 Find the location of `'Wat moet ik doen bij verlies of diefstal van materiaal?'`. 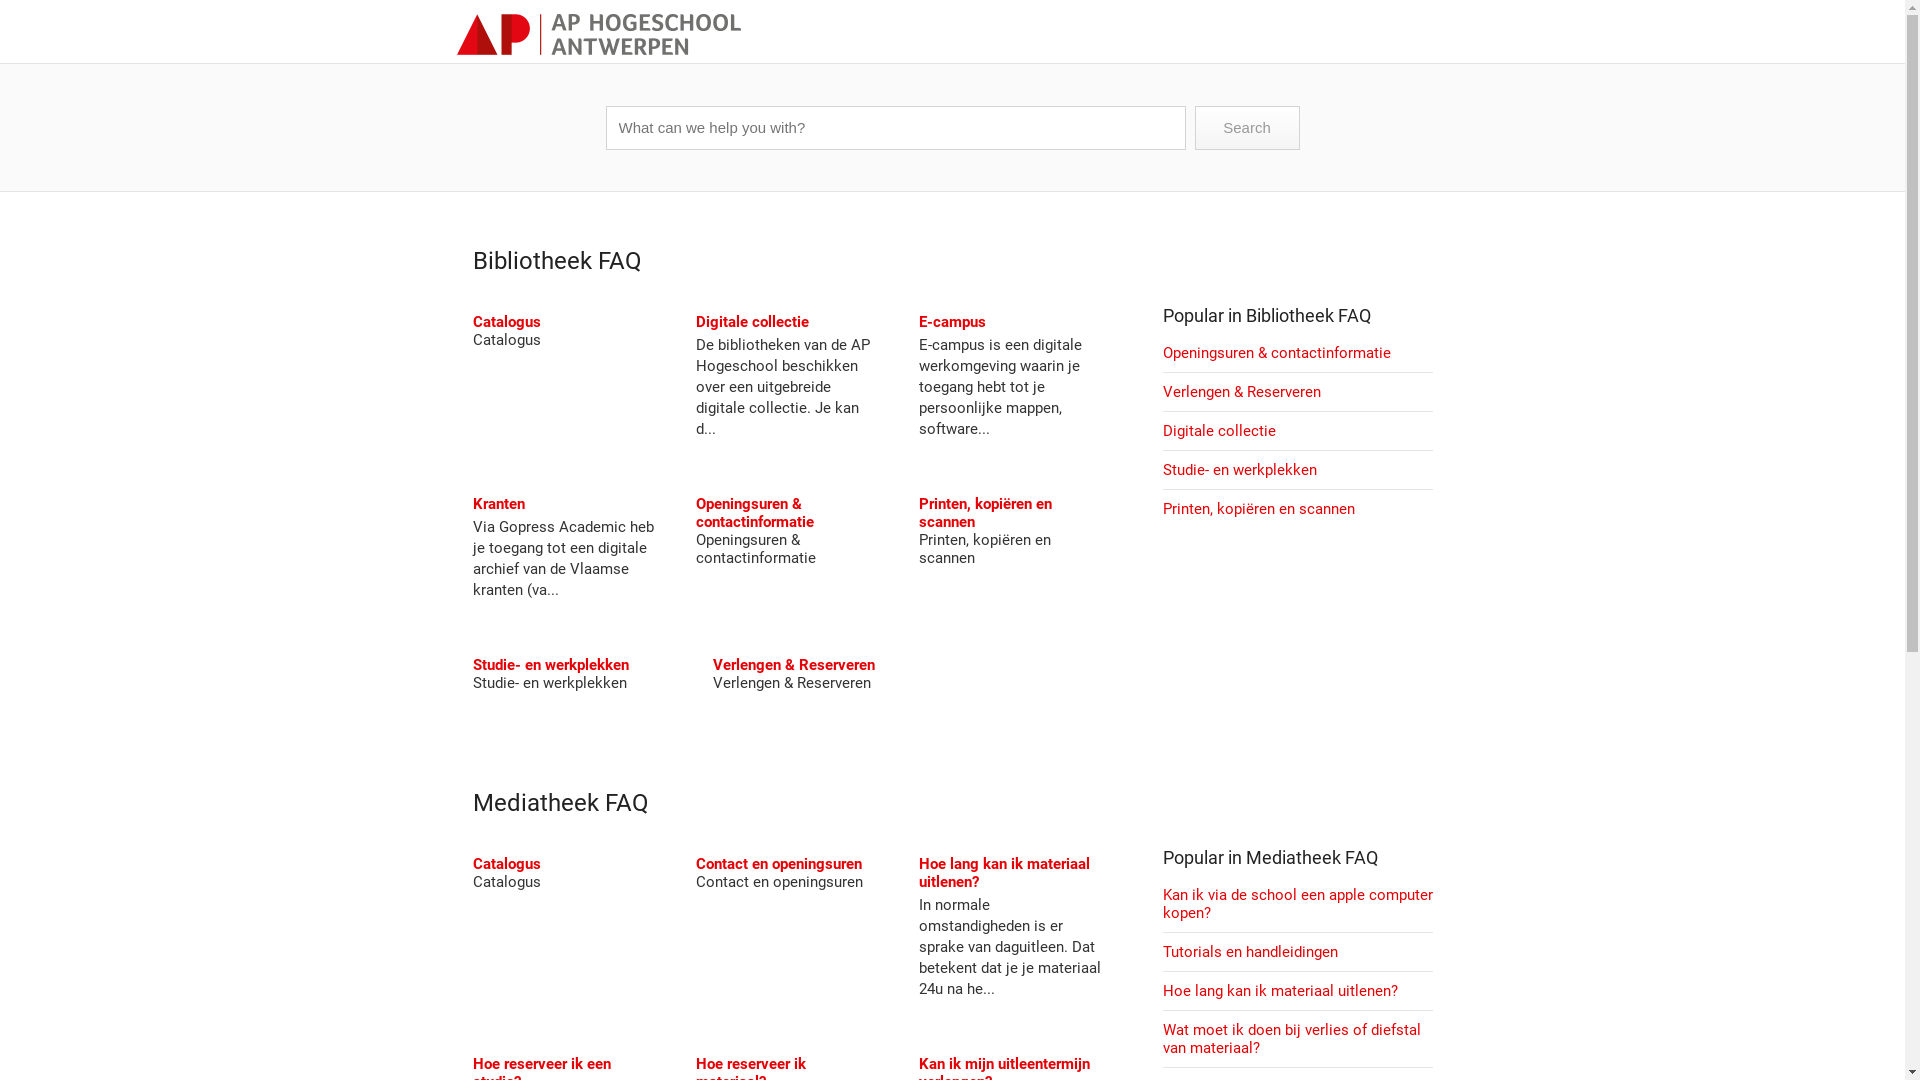

'Wat moet ik doen bij verlies of diefstal van materiaal?' is located at coordinates (1291, 1037).